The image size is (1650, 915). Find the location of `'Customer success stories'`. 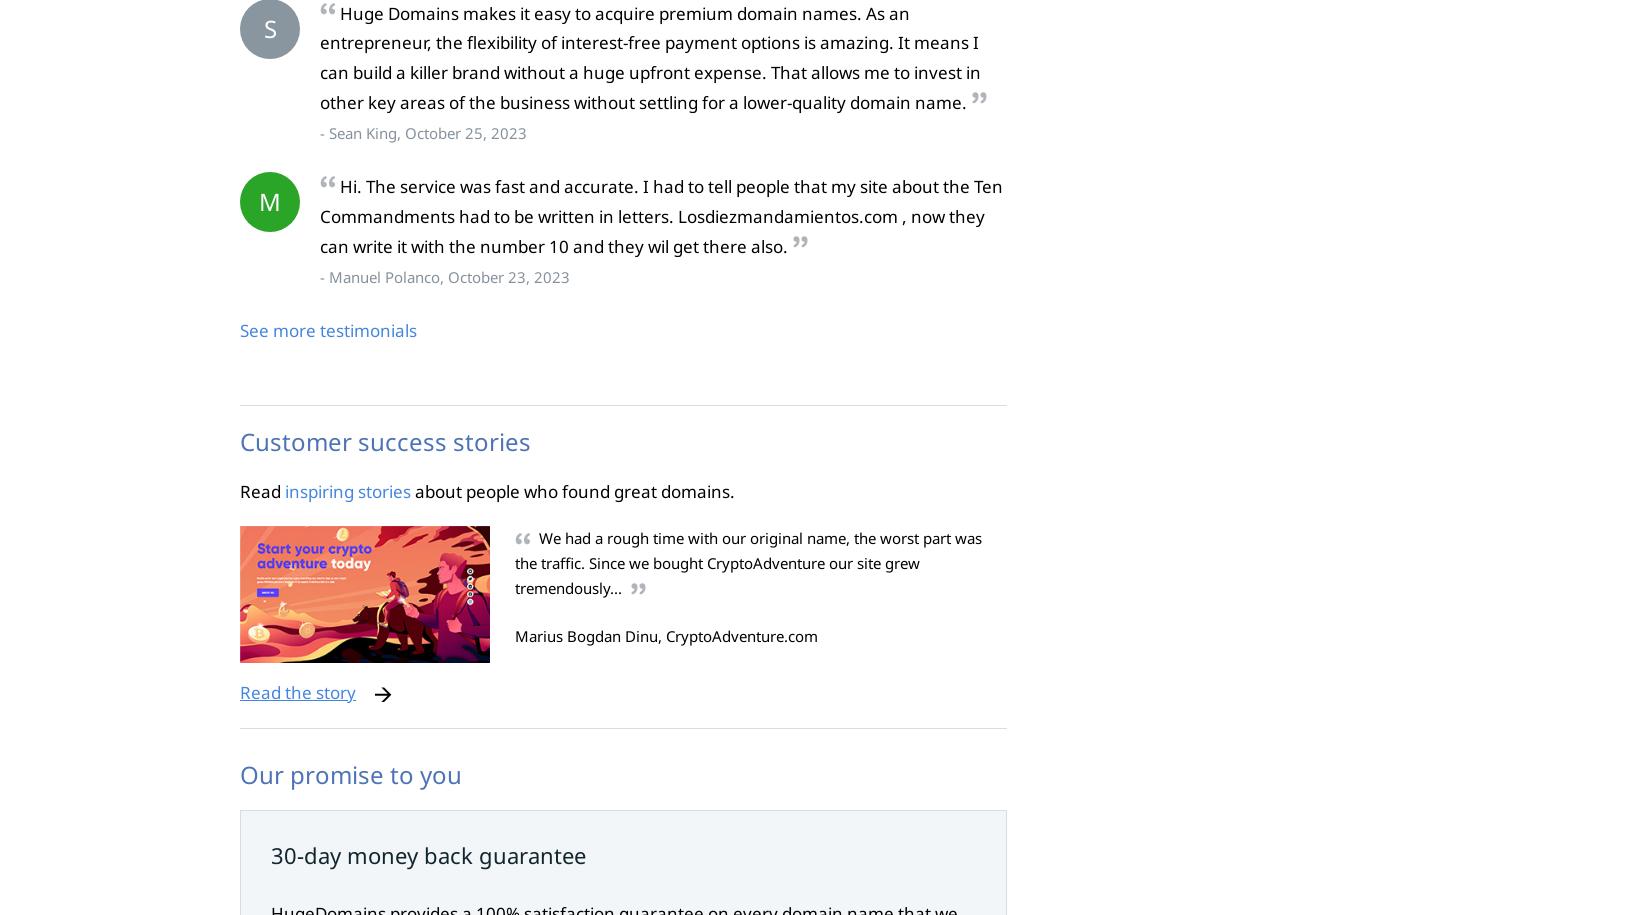

'Customer success stories' is located at coordinates (240, 440).